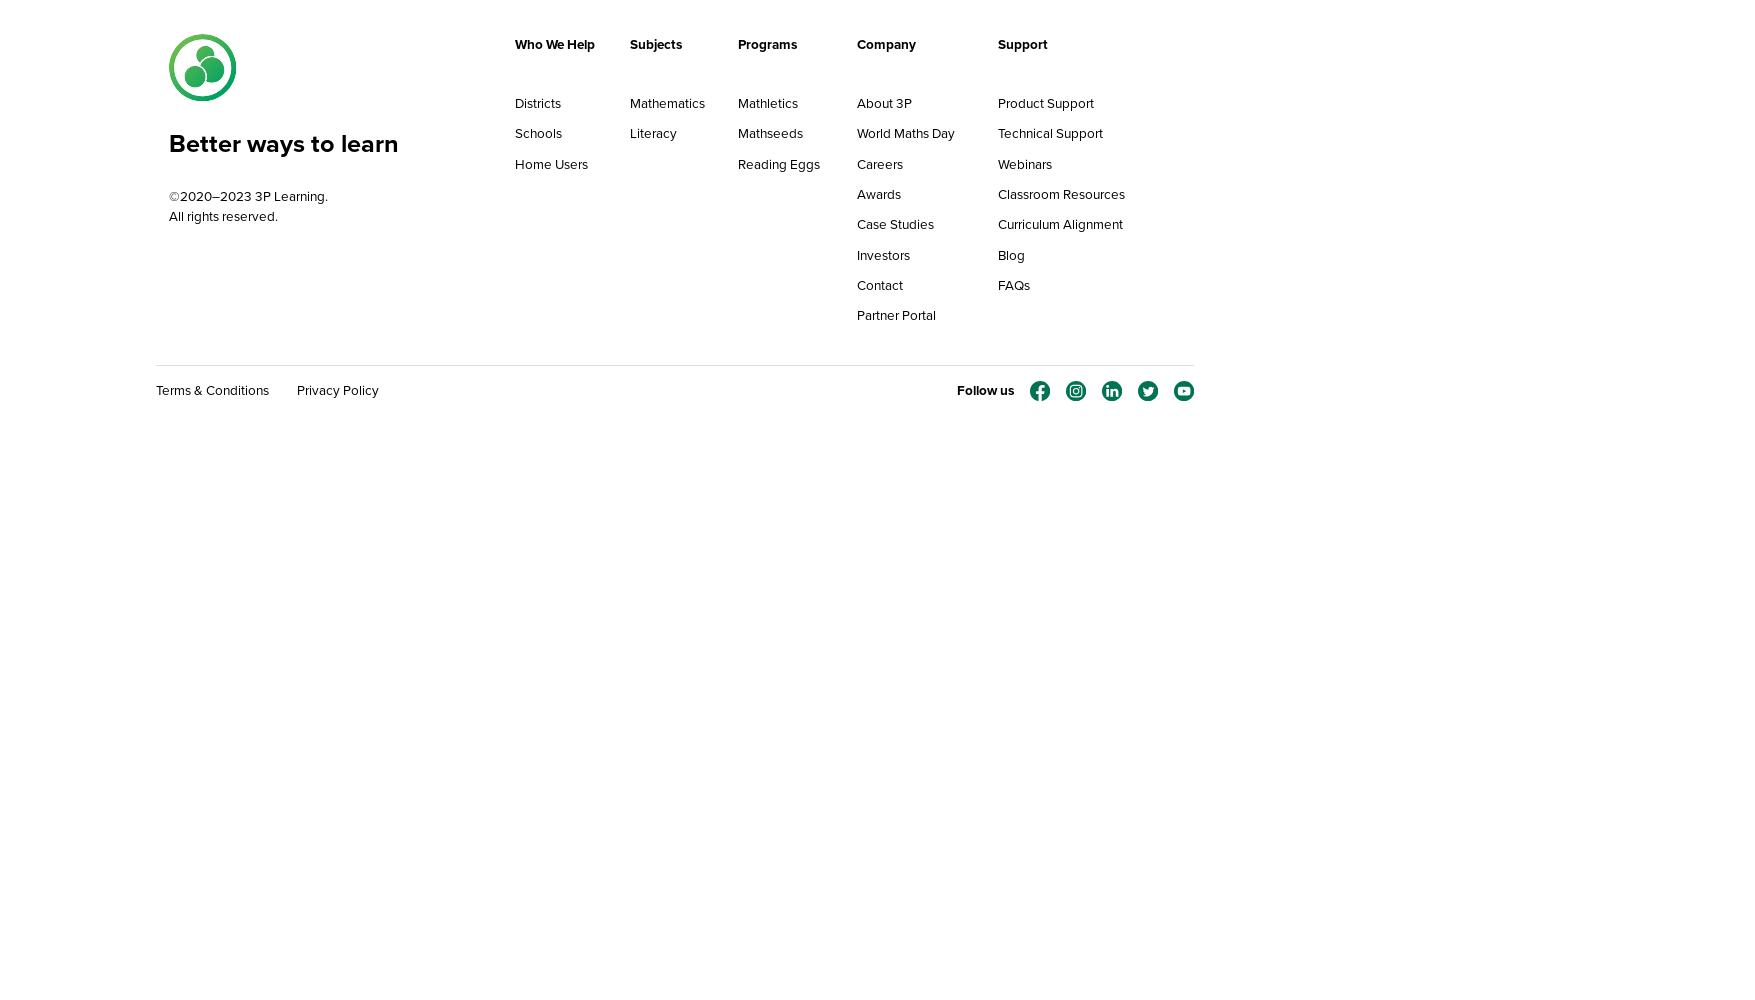 The image size is (1755, 1000). What do you see at coordinates (985, 389) in the screenshot?
I see `'Follow us'` at bounding box center [985, 389].